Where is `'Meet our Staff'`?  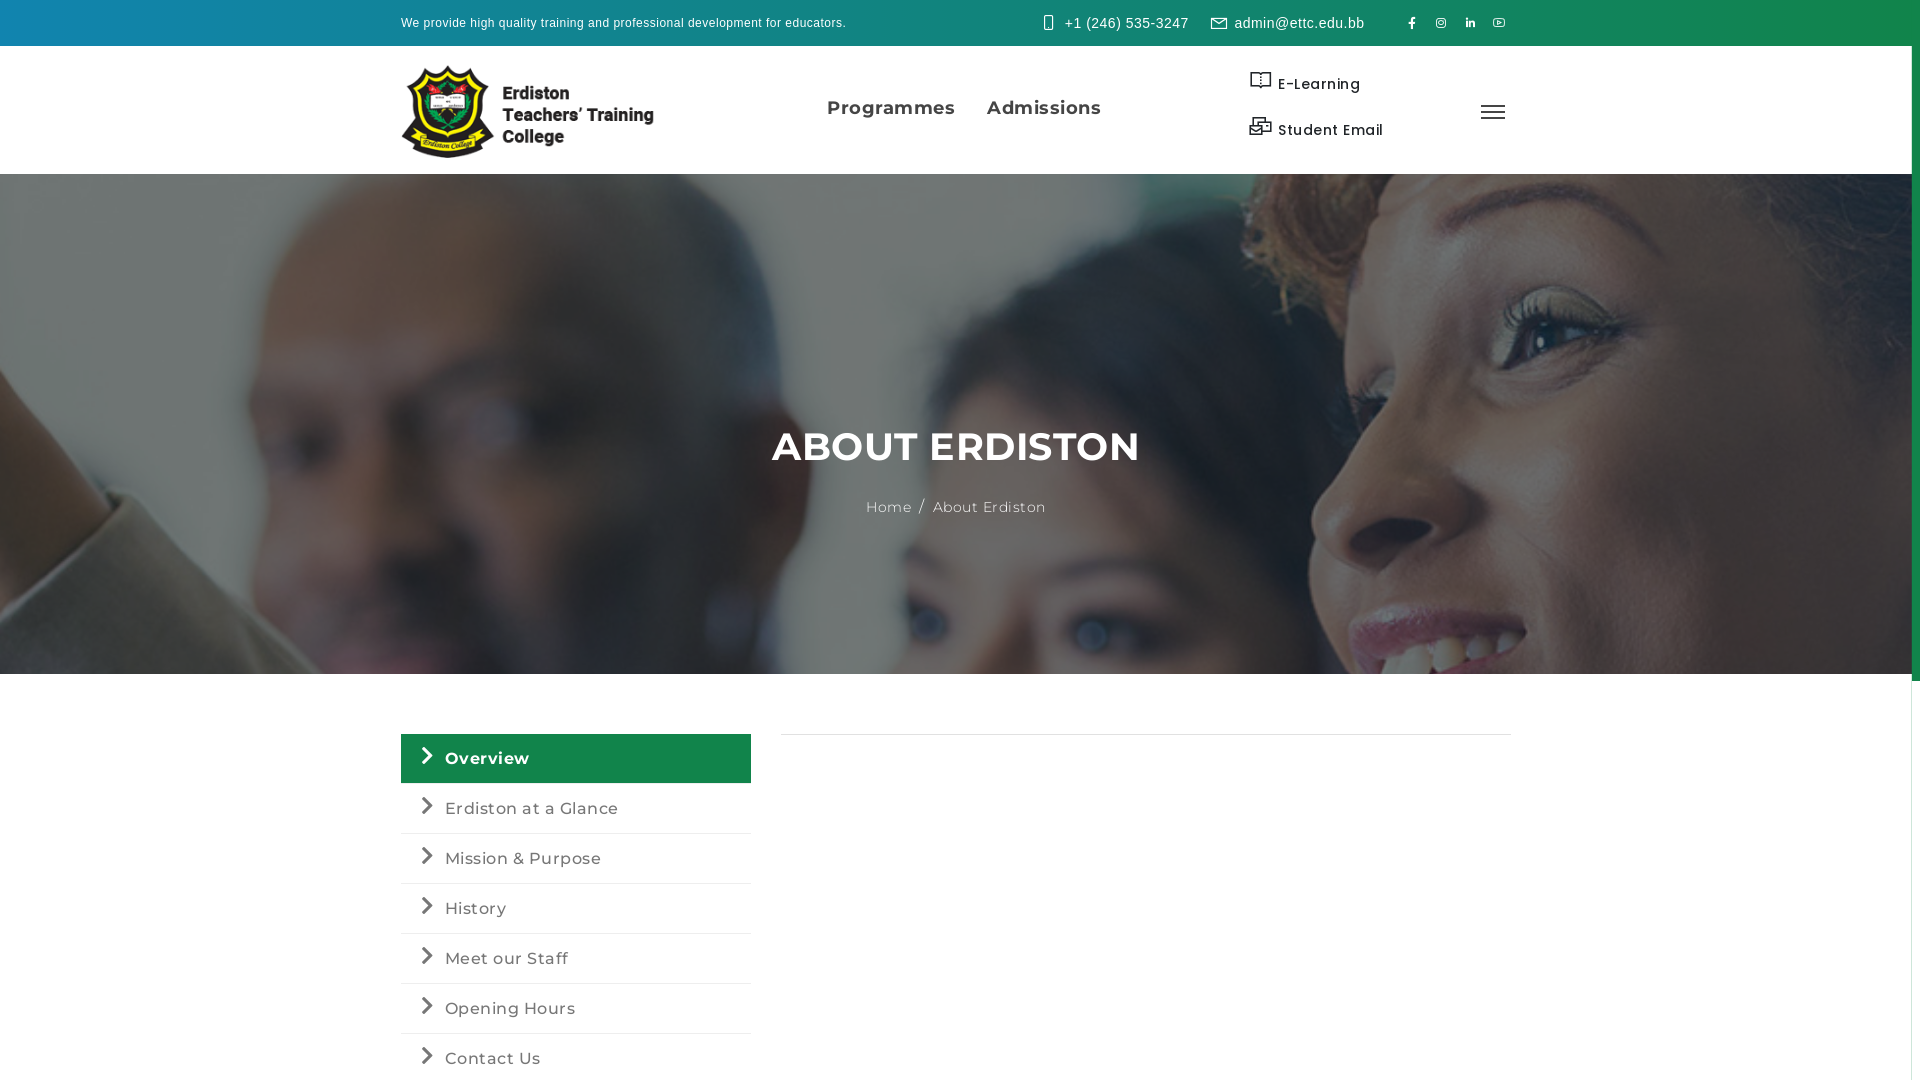 'Meet our Staff' is located at coordinates (575, 958).